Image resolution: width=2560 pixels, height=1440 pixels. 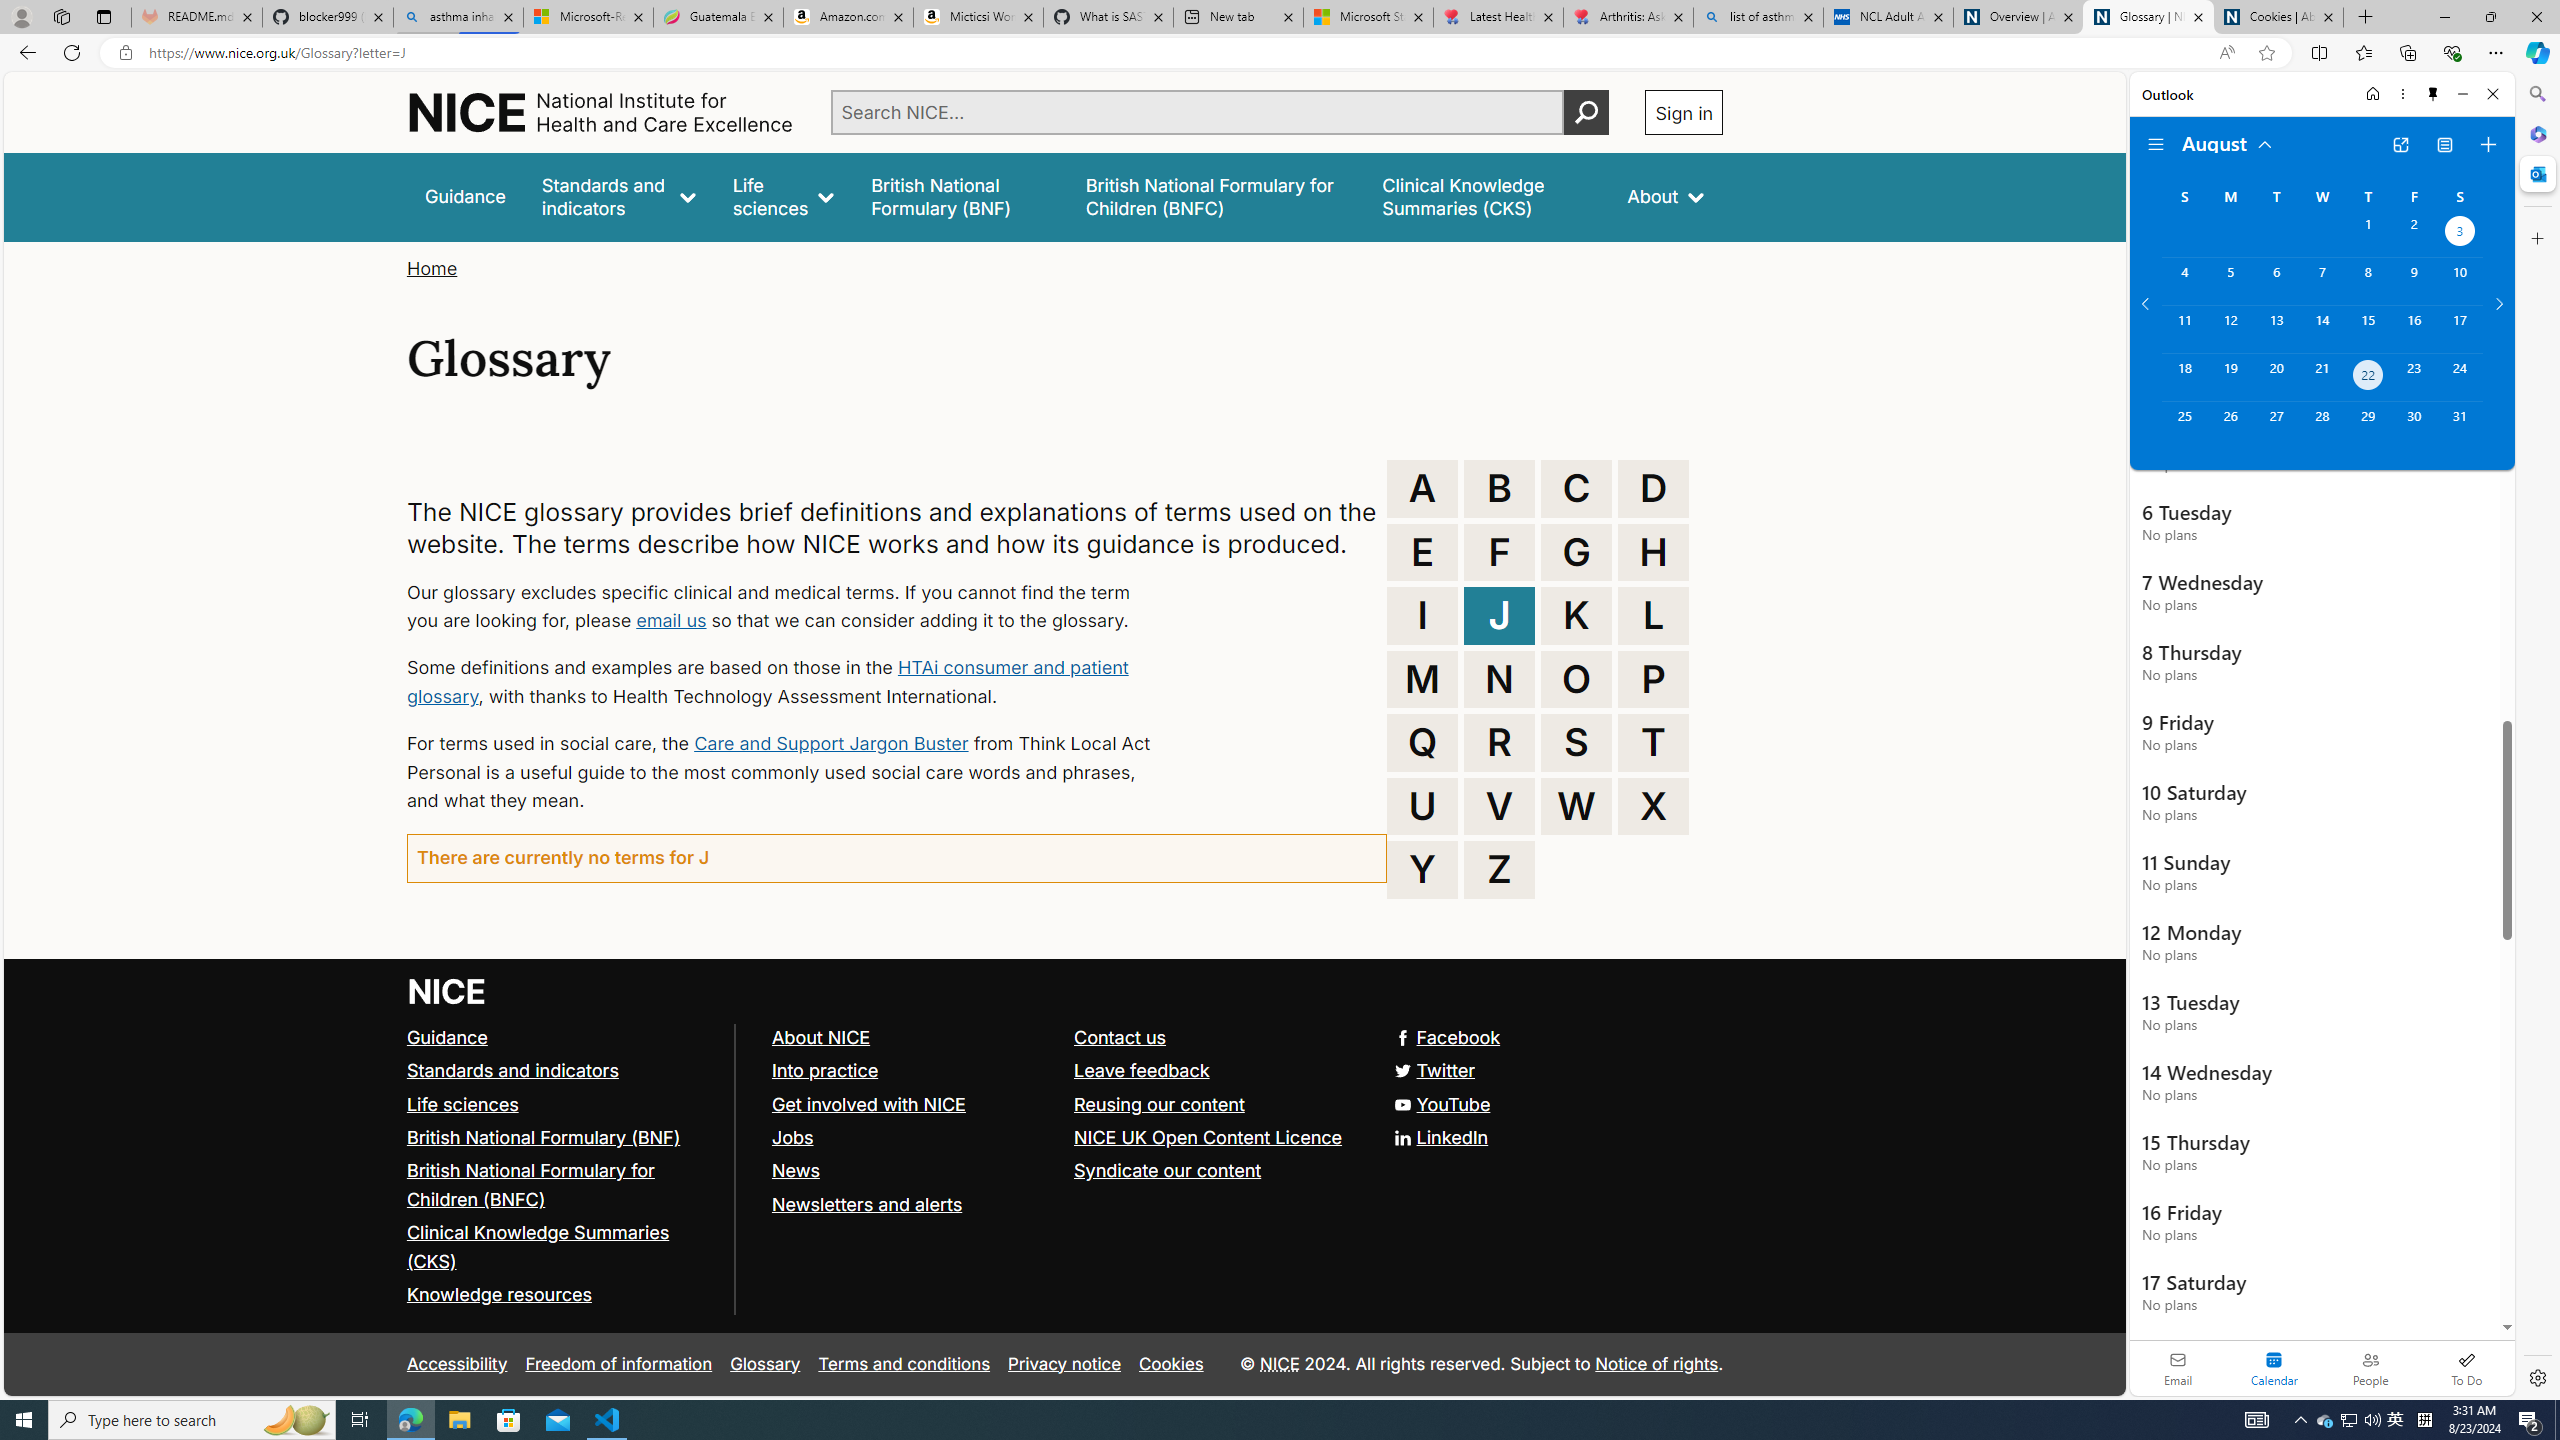 I want to click on 'N', so click(x=1500, y=677).